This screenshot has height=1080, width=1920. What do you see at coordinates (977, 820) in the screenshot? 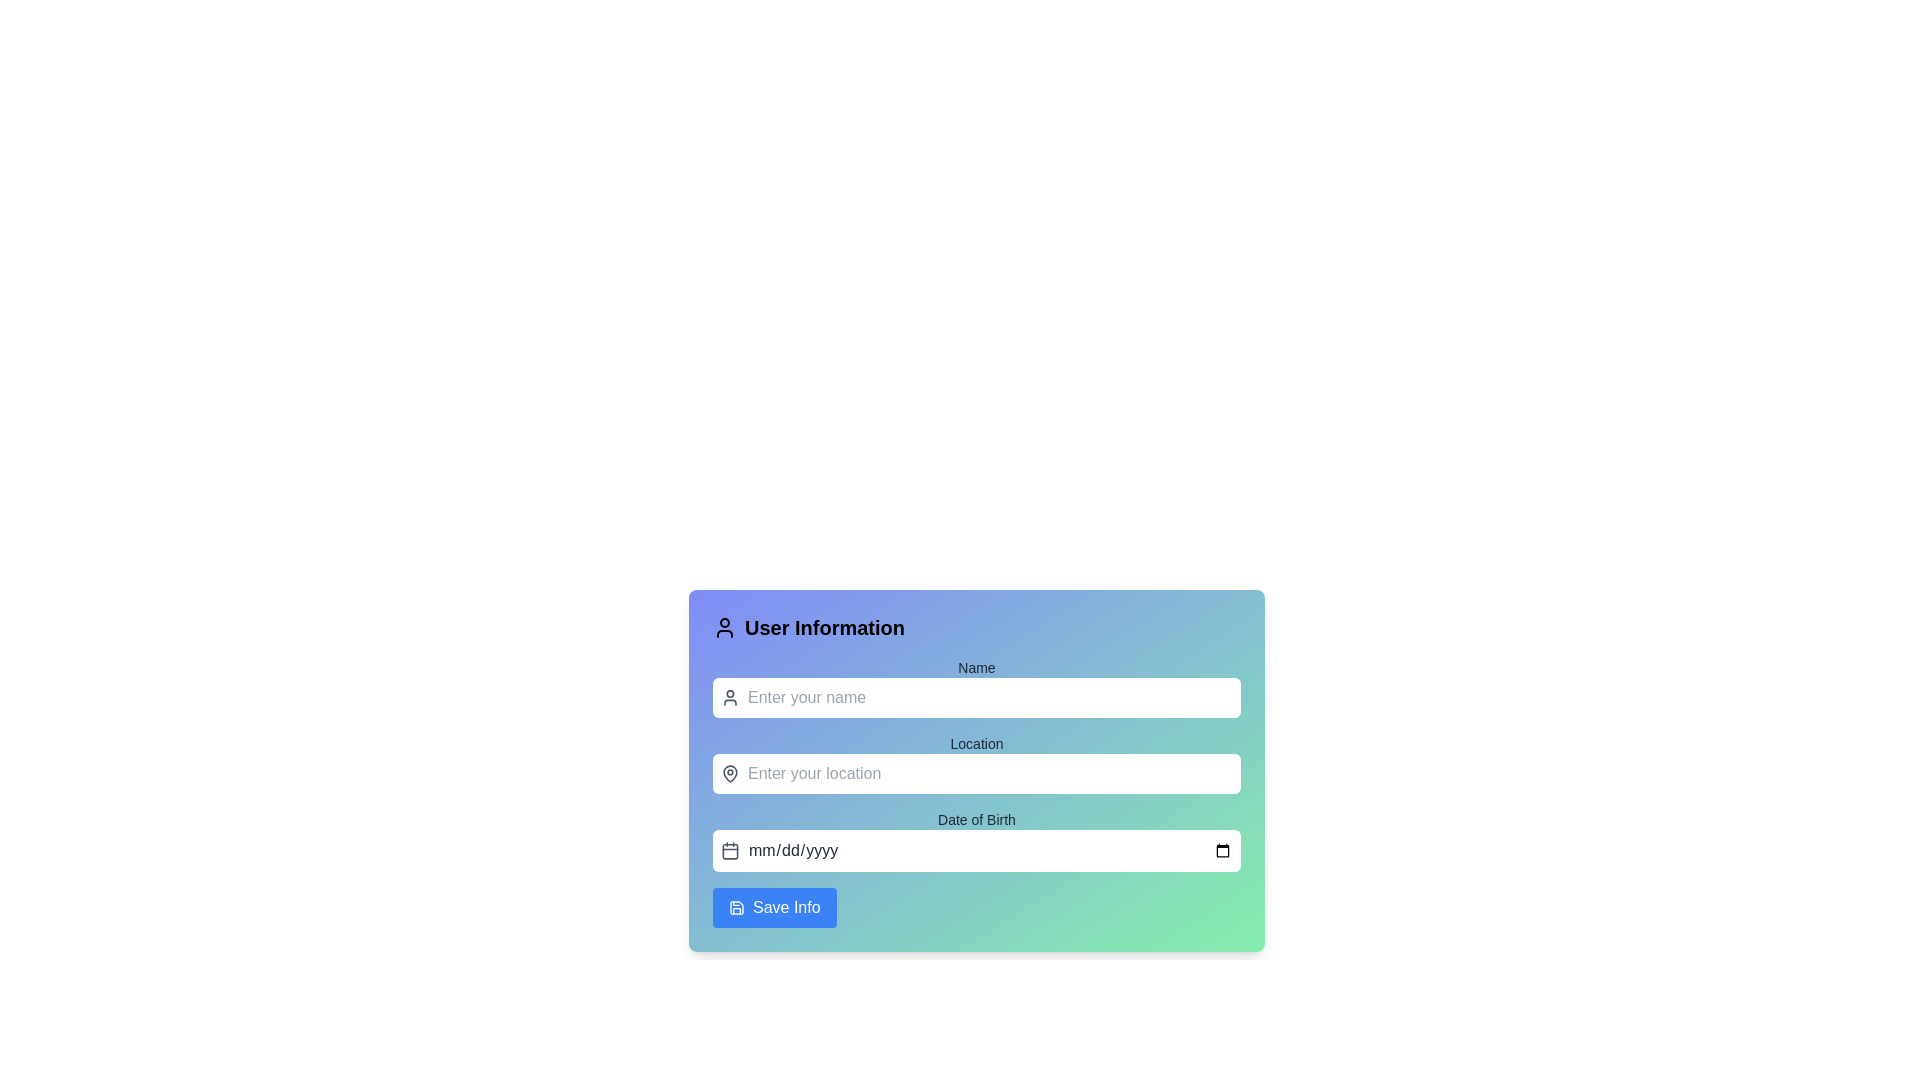
I see `the 'Date of Birth' text label in the 'User Information' form, which is displayed in medium-sized dark gray font` at bounding box center [977, 820].